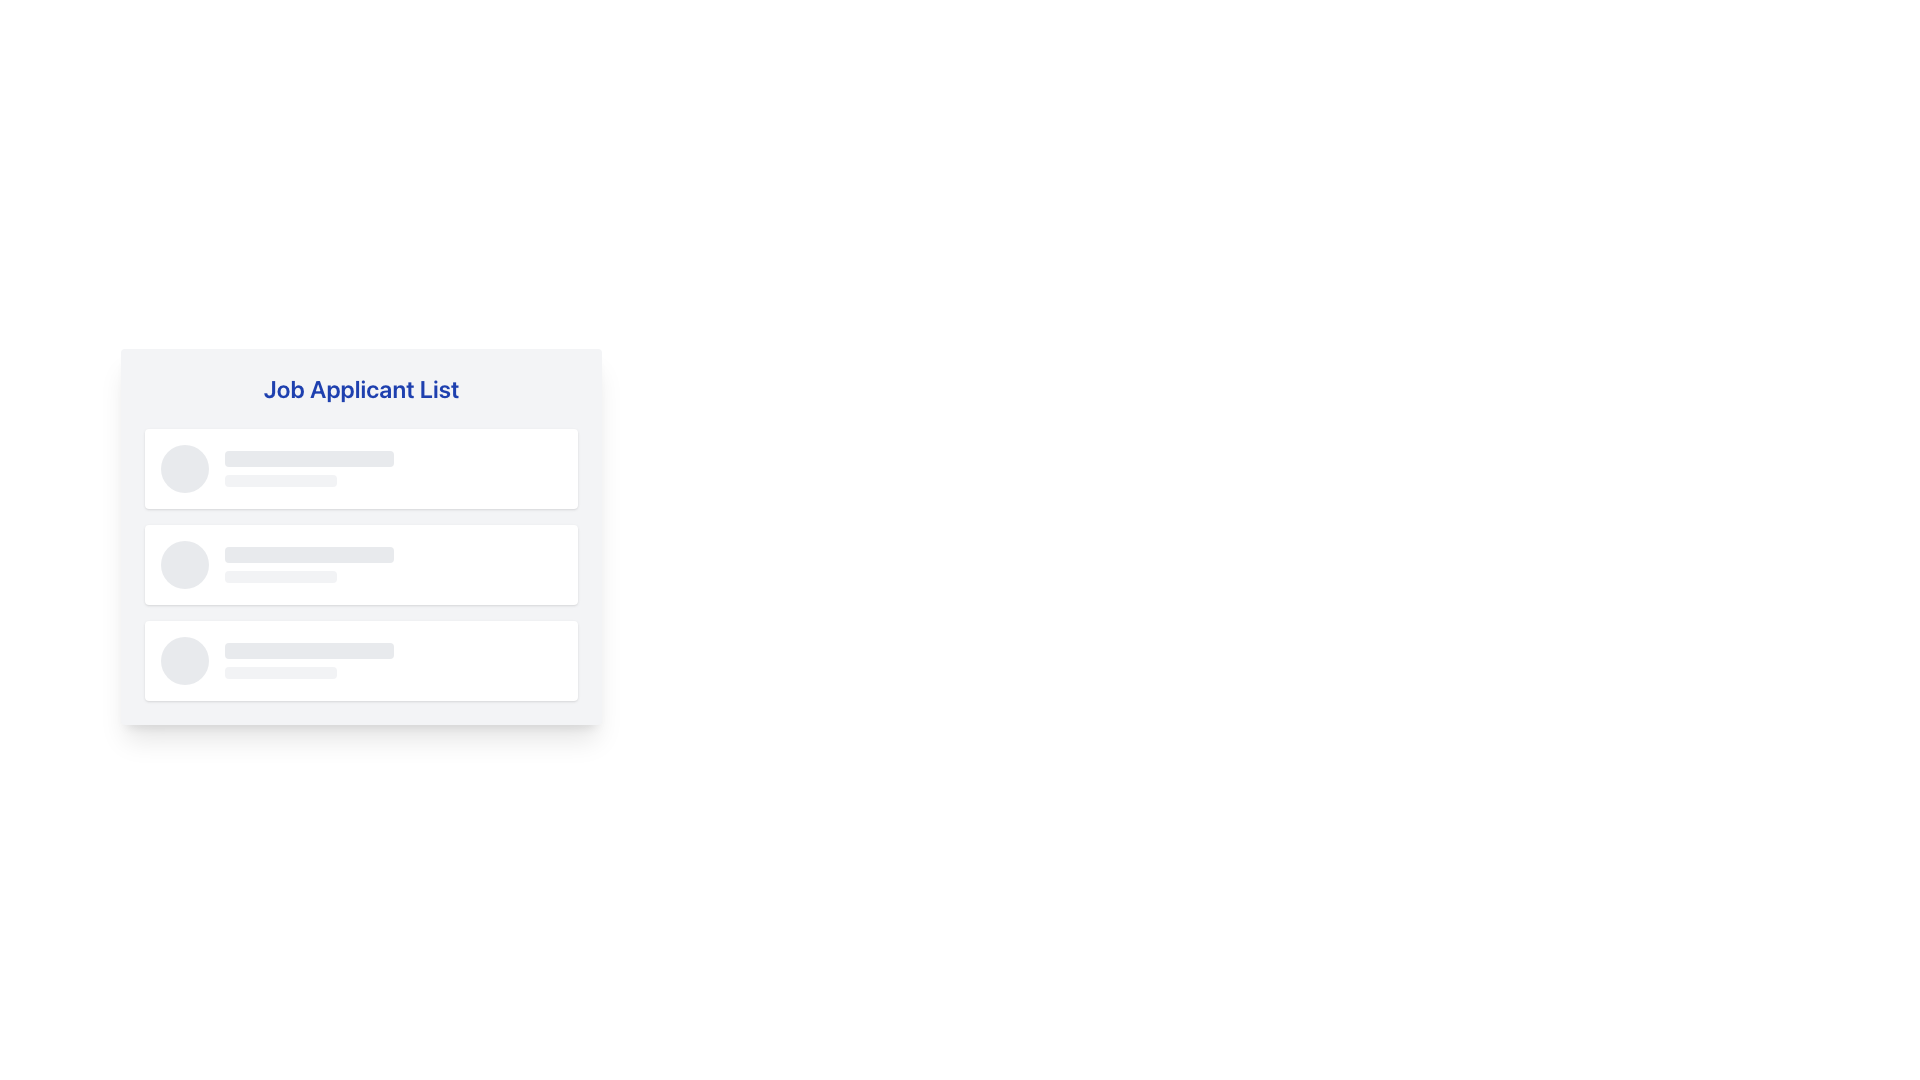 This screenshot has height=1080, width=1920. I want to click on the second List Item Card in the 'Job Applicant List', which has a white background, rounded corners, and a shadow effect, so click(361, 564).